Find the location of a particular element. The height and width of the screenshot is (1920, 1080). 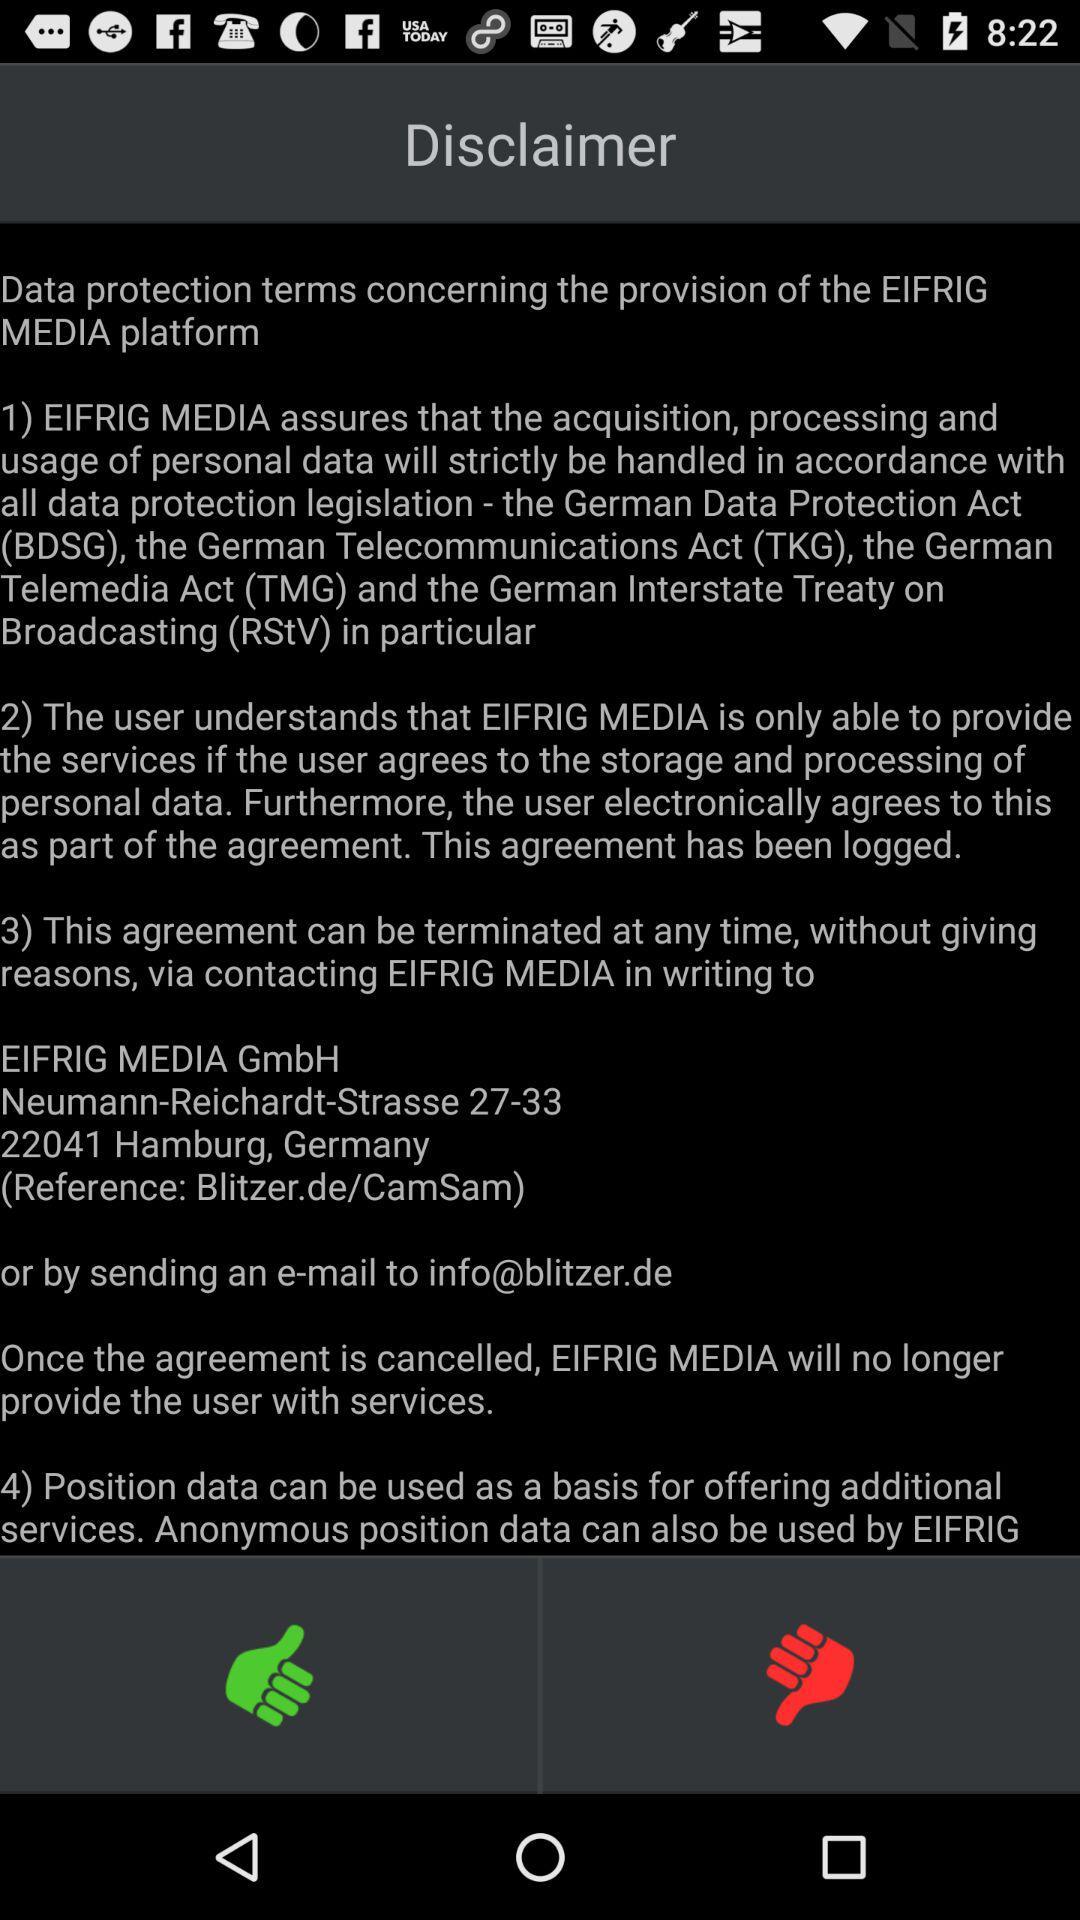

disagree with terms of use is located at coordinates (810, 1674).